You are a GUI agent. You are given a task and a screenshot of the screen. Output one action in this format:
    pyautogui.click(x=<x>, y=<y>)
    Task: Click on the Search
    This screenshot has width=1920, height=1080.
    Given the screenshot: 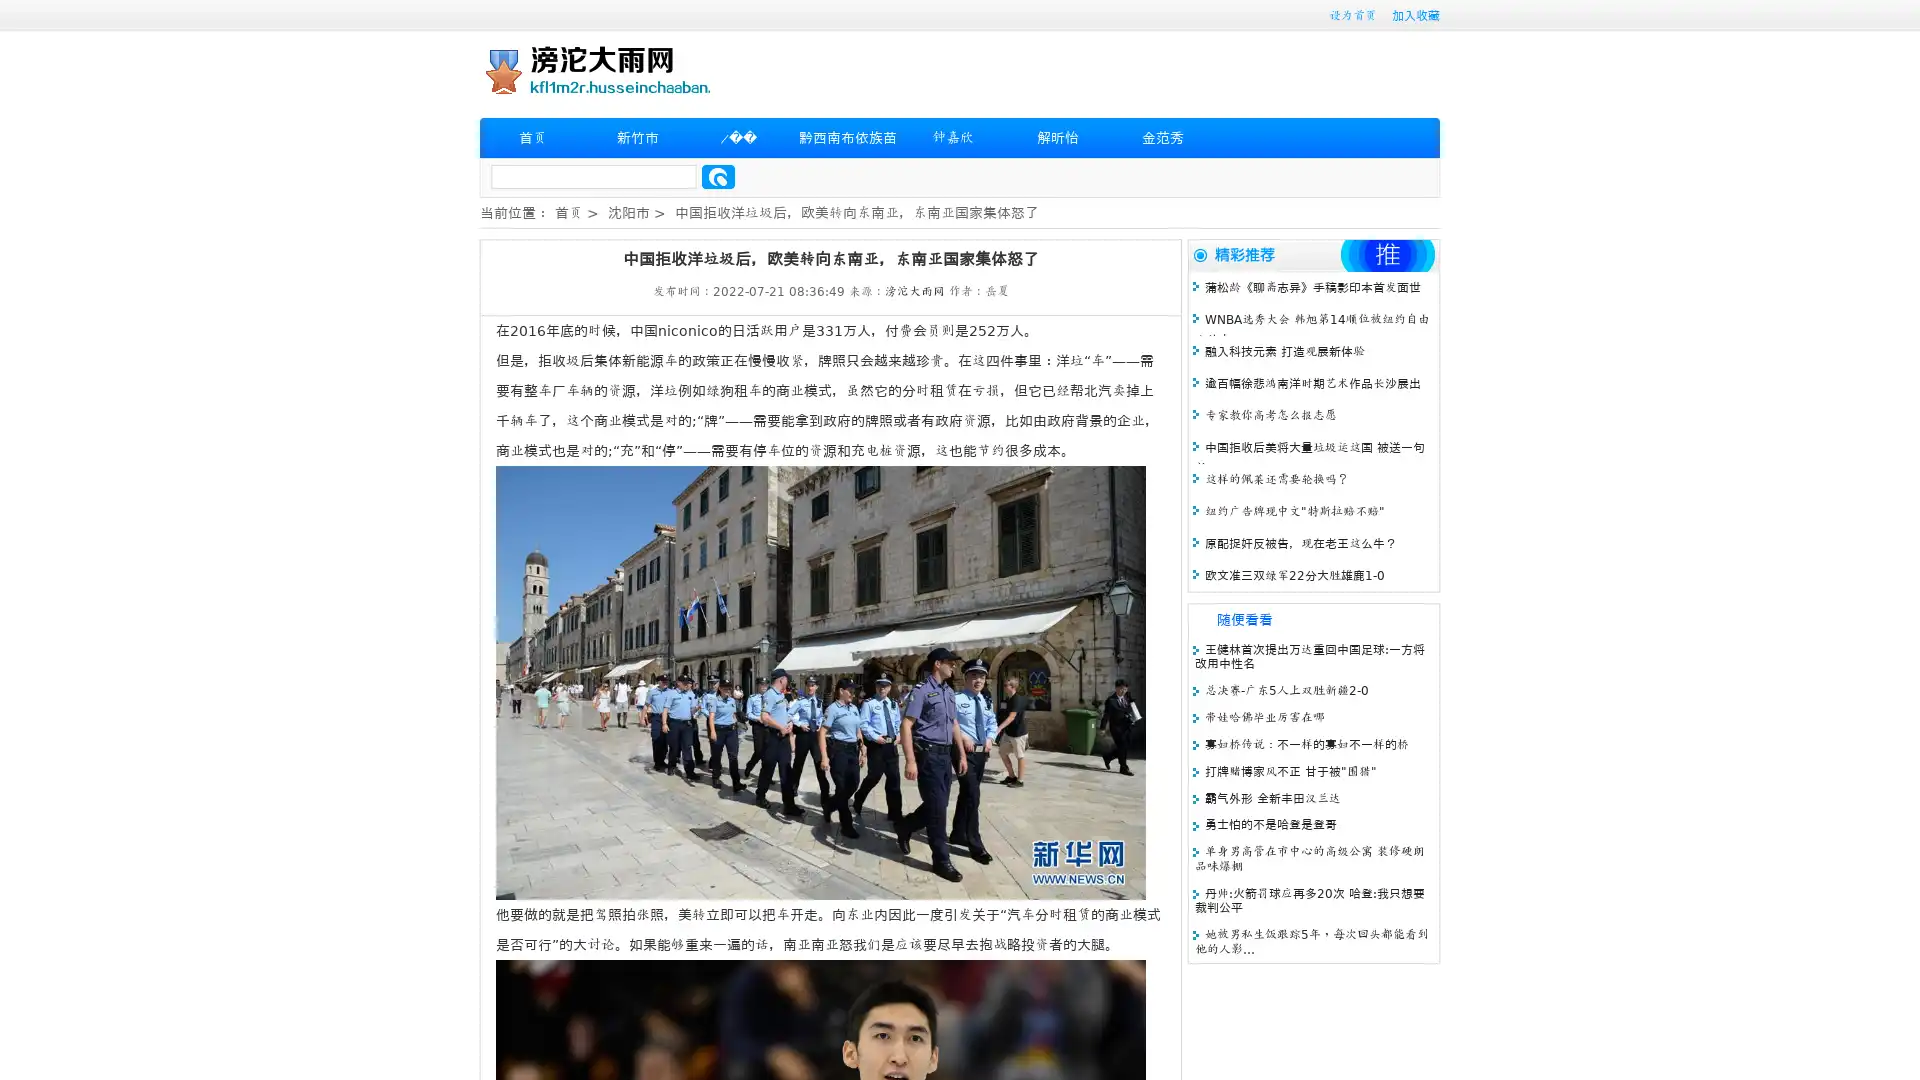 What is the action you would take?
    pyautogui.click(x=718, y=176)
    